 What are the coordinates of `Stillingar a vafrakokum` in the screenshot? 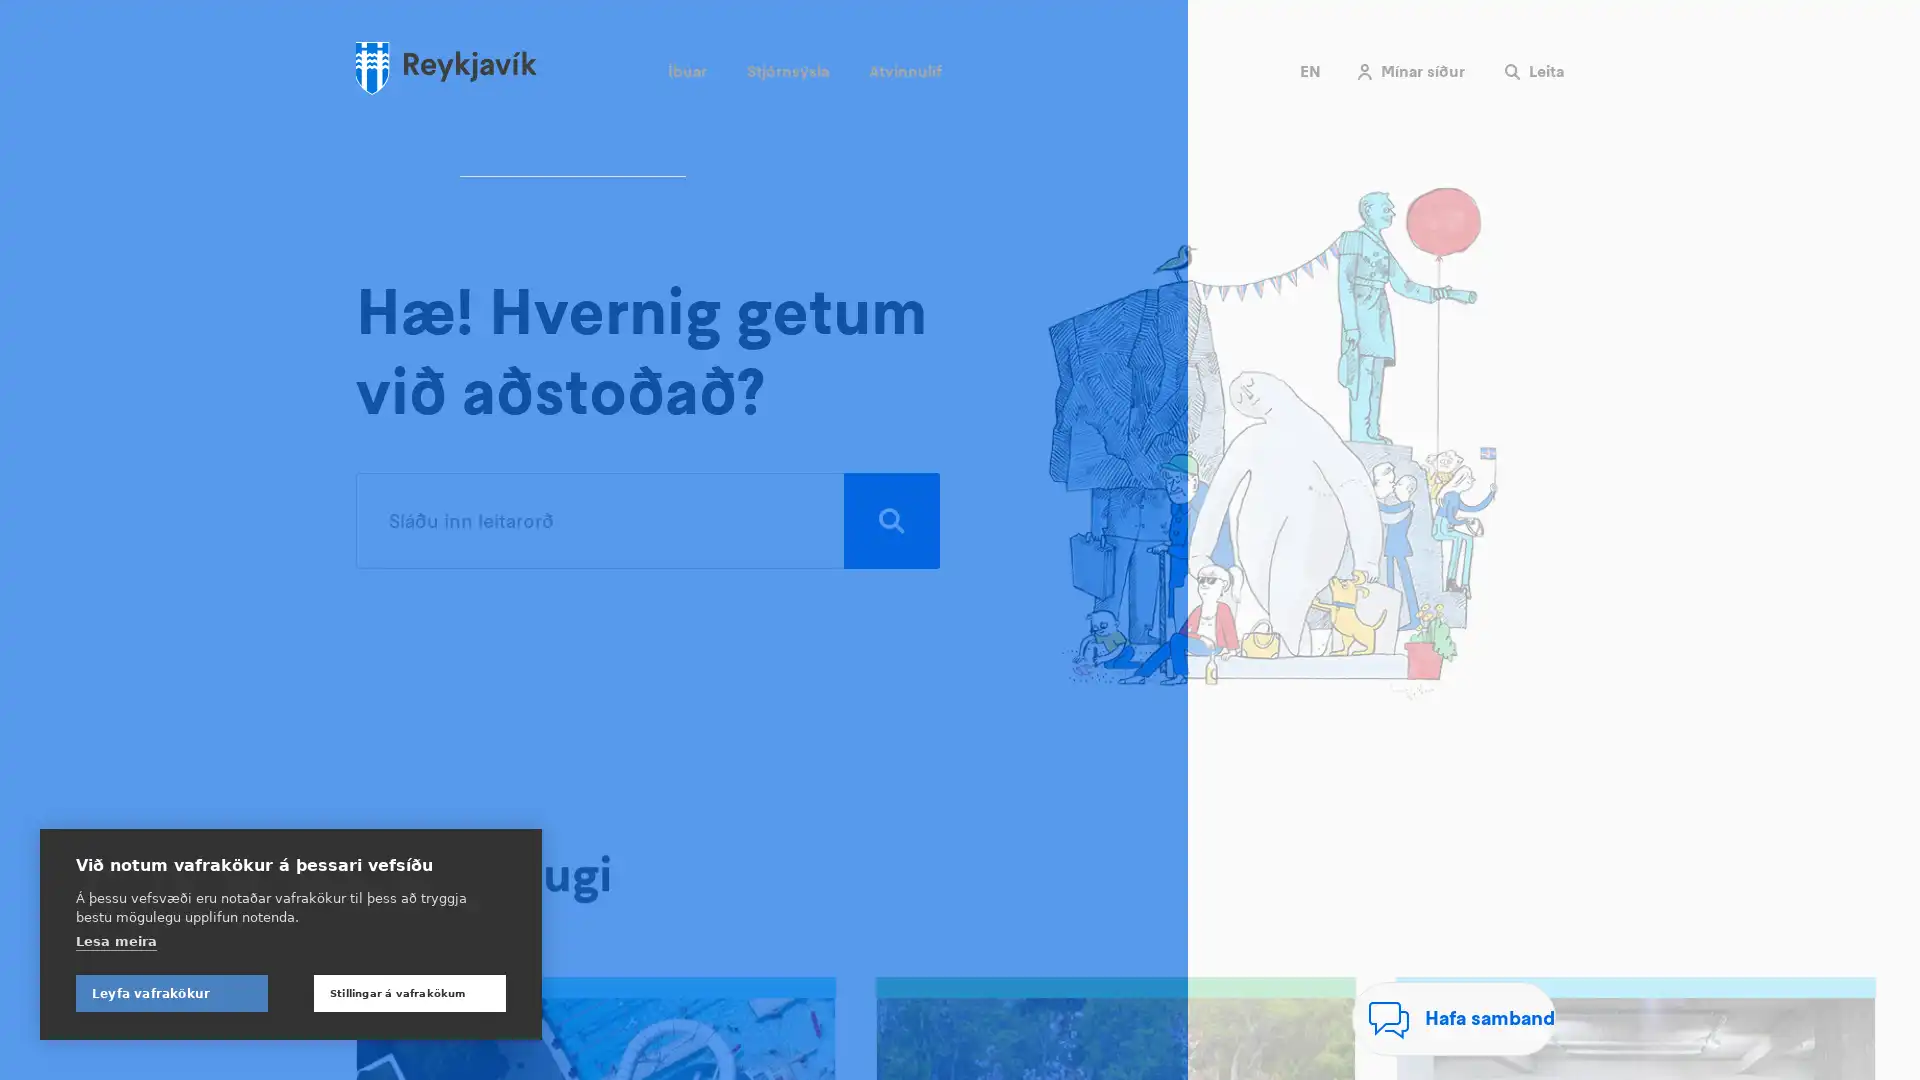 It's located at (408, 993).